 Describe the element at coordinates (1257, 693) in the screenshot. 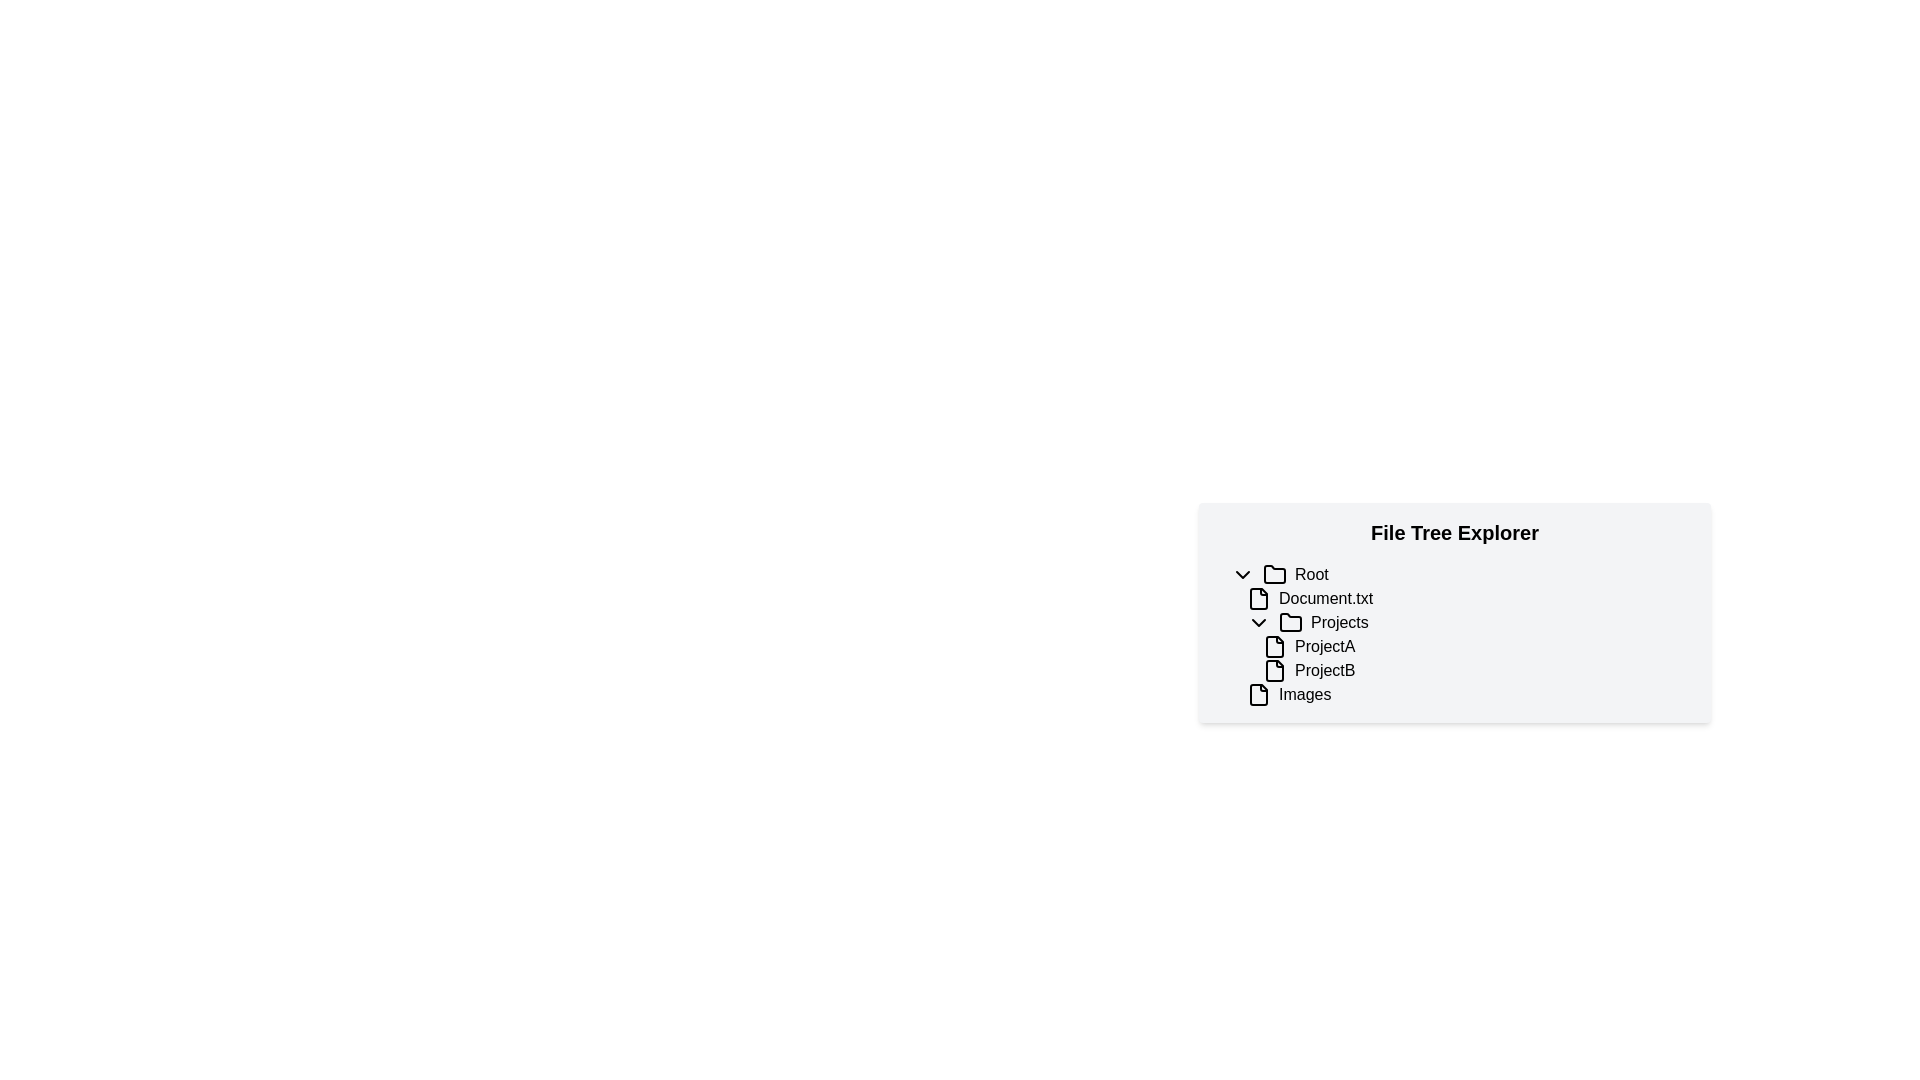

I see `the document icon with a black outline and a corner fold, located` at that location.